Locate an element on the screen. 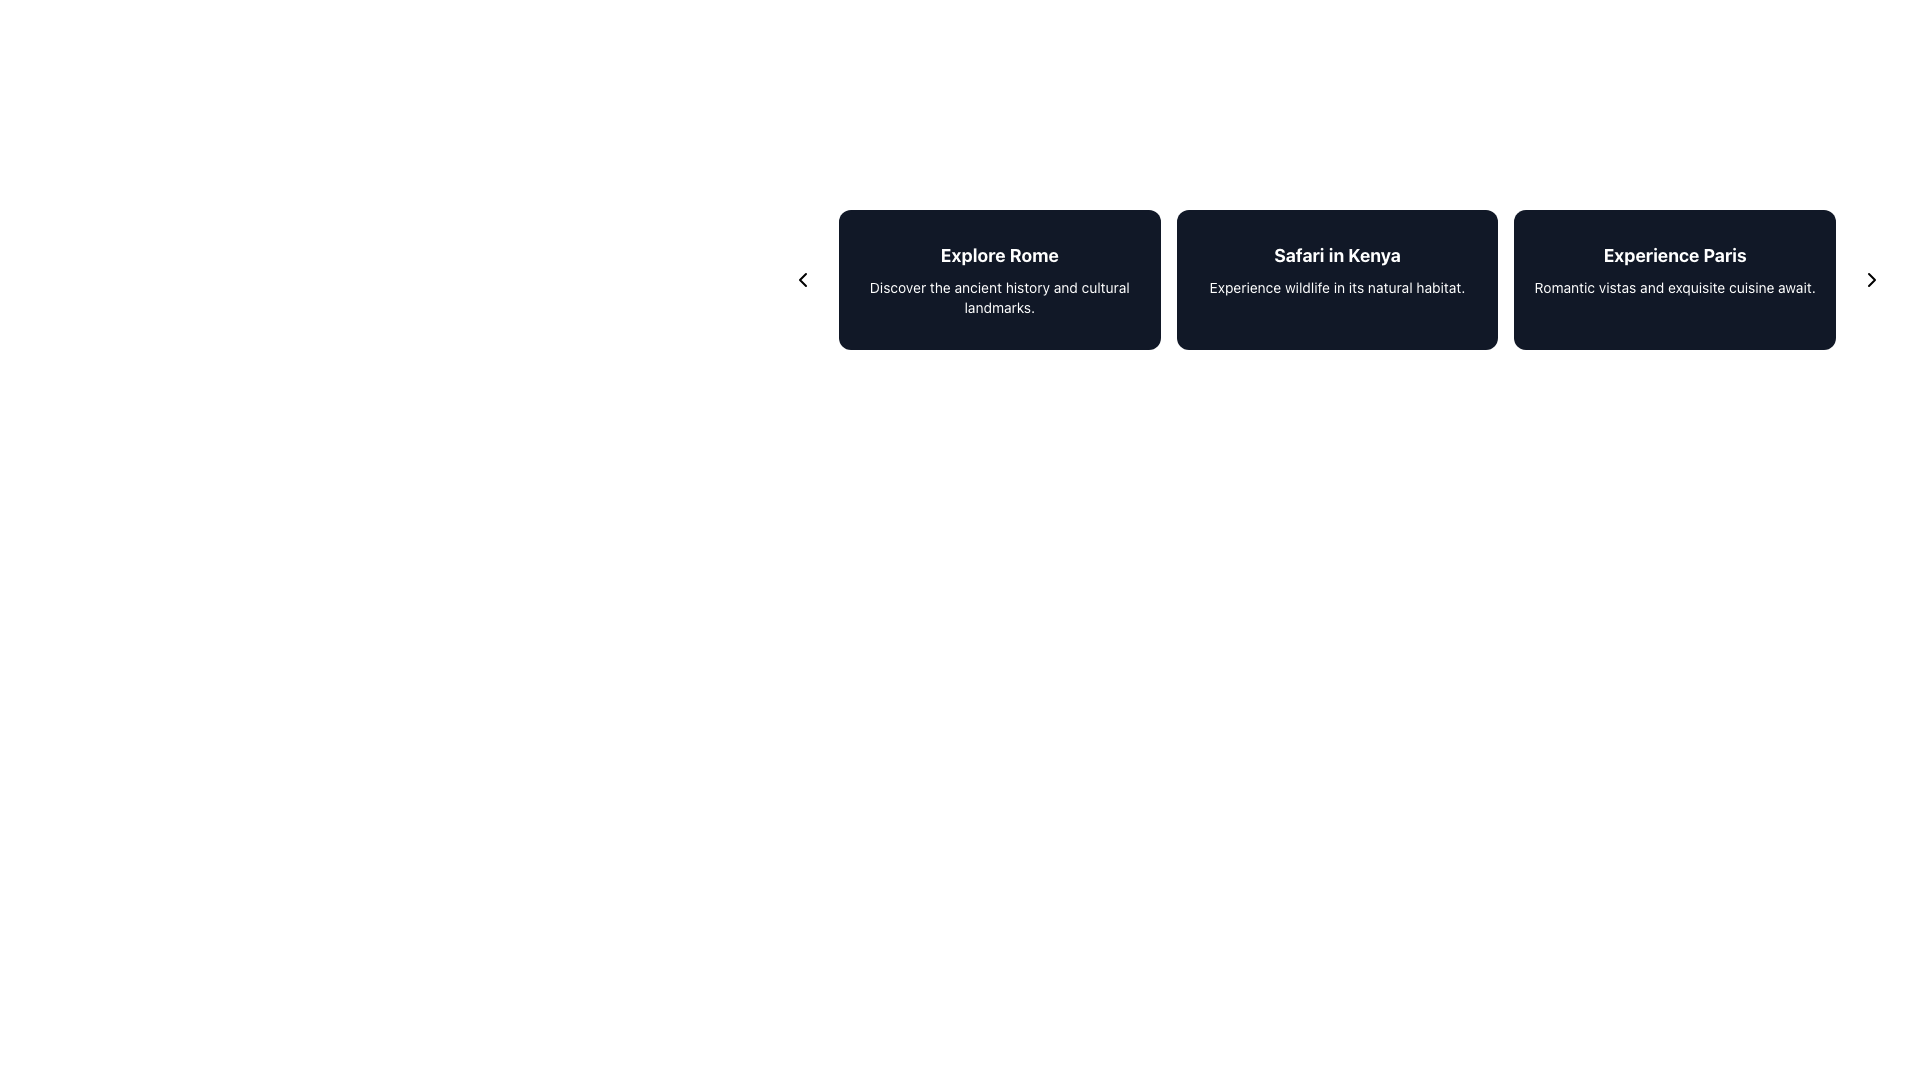  the small, rounded rectangle navigation button with a left-pointing arrow icon, located to the left of the descriptive cards to change its background color is located at coordinates (802, 280).